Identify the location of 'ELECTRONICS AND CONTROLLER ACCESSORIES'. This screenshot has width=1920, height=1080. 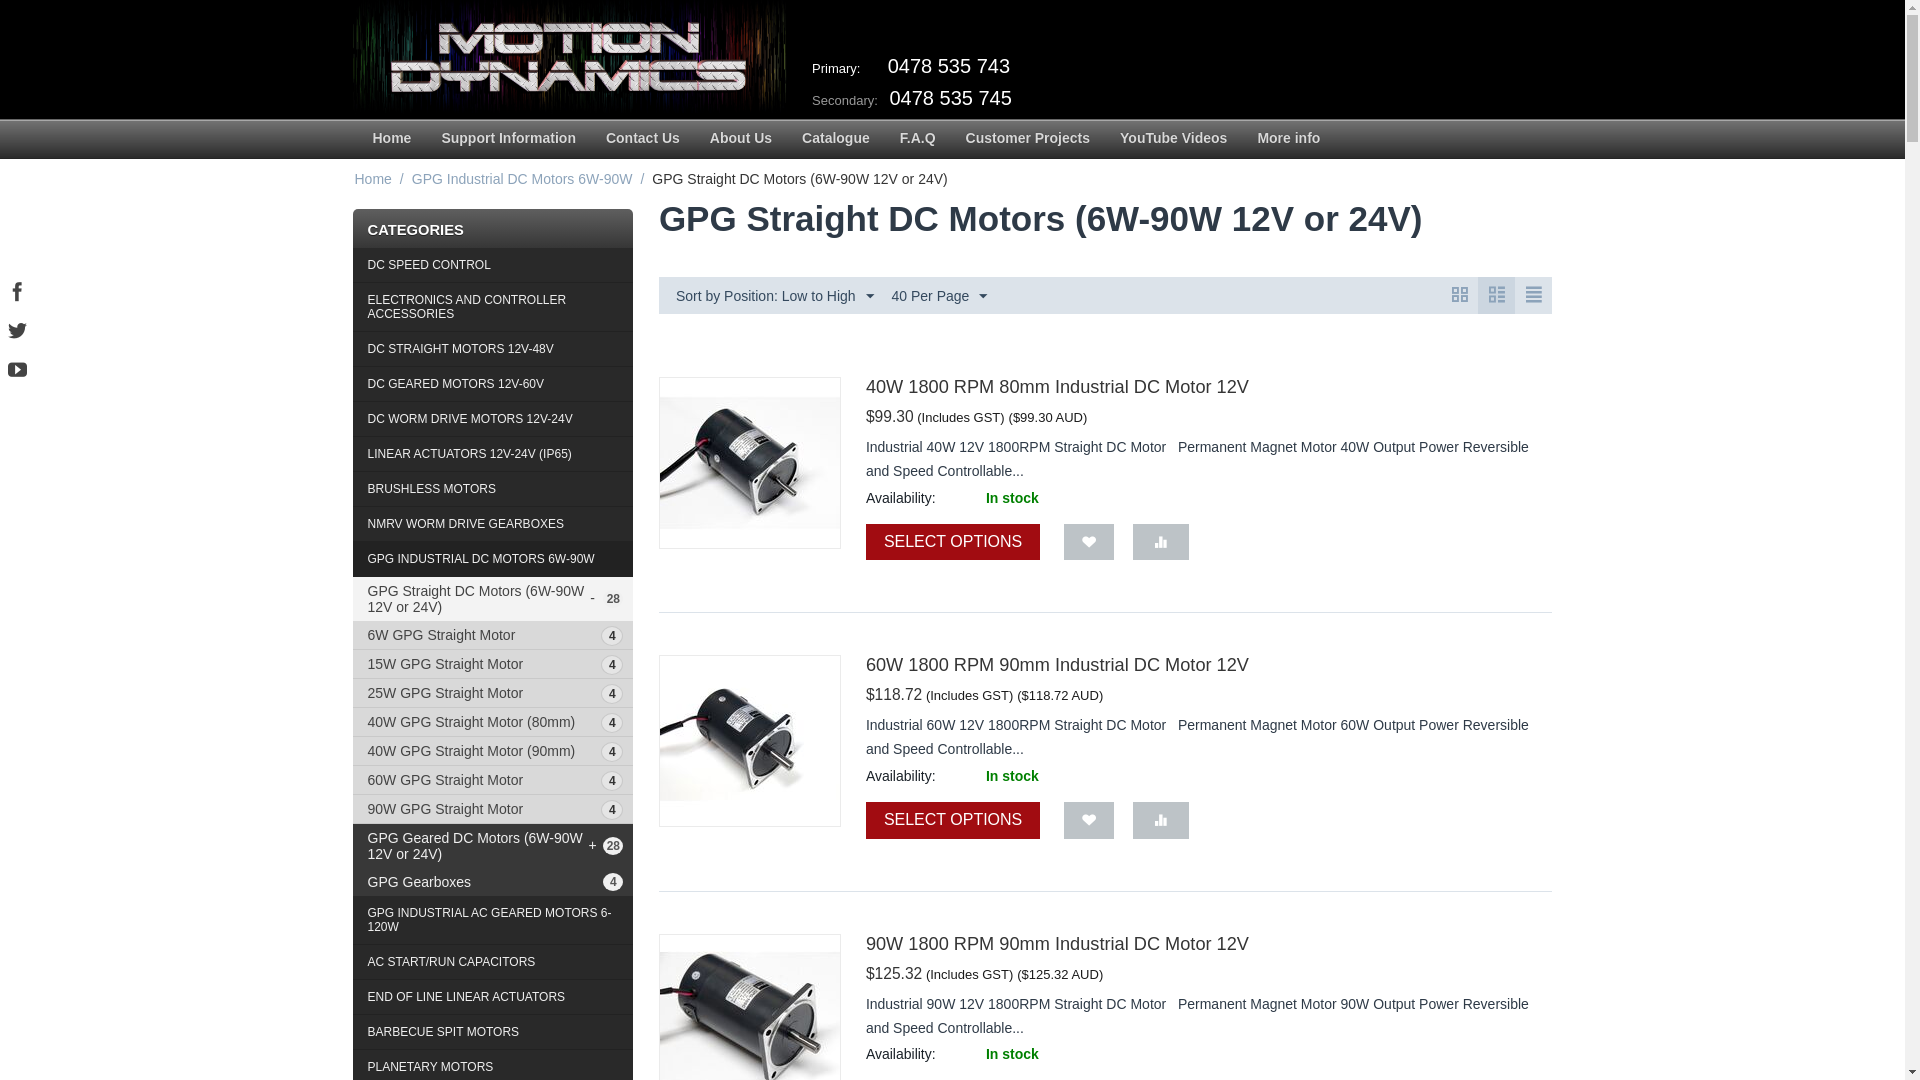
(492, 307).